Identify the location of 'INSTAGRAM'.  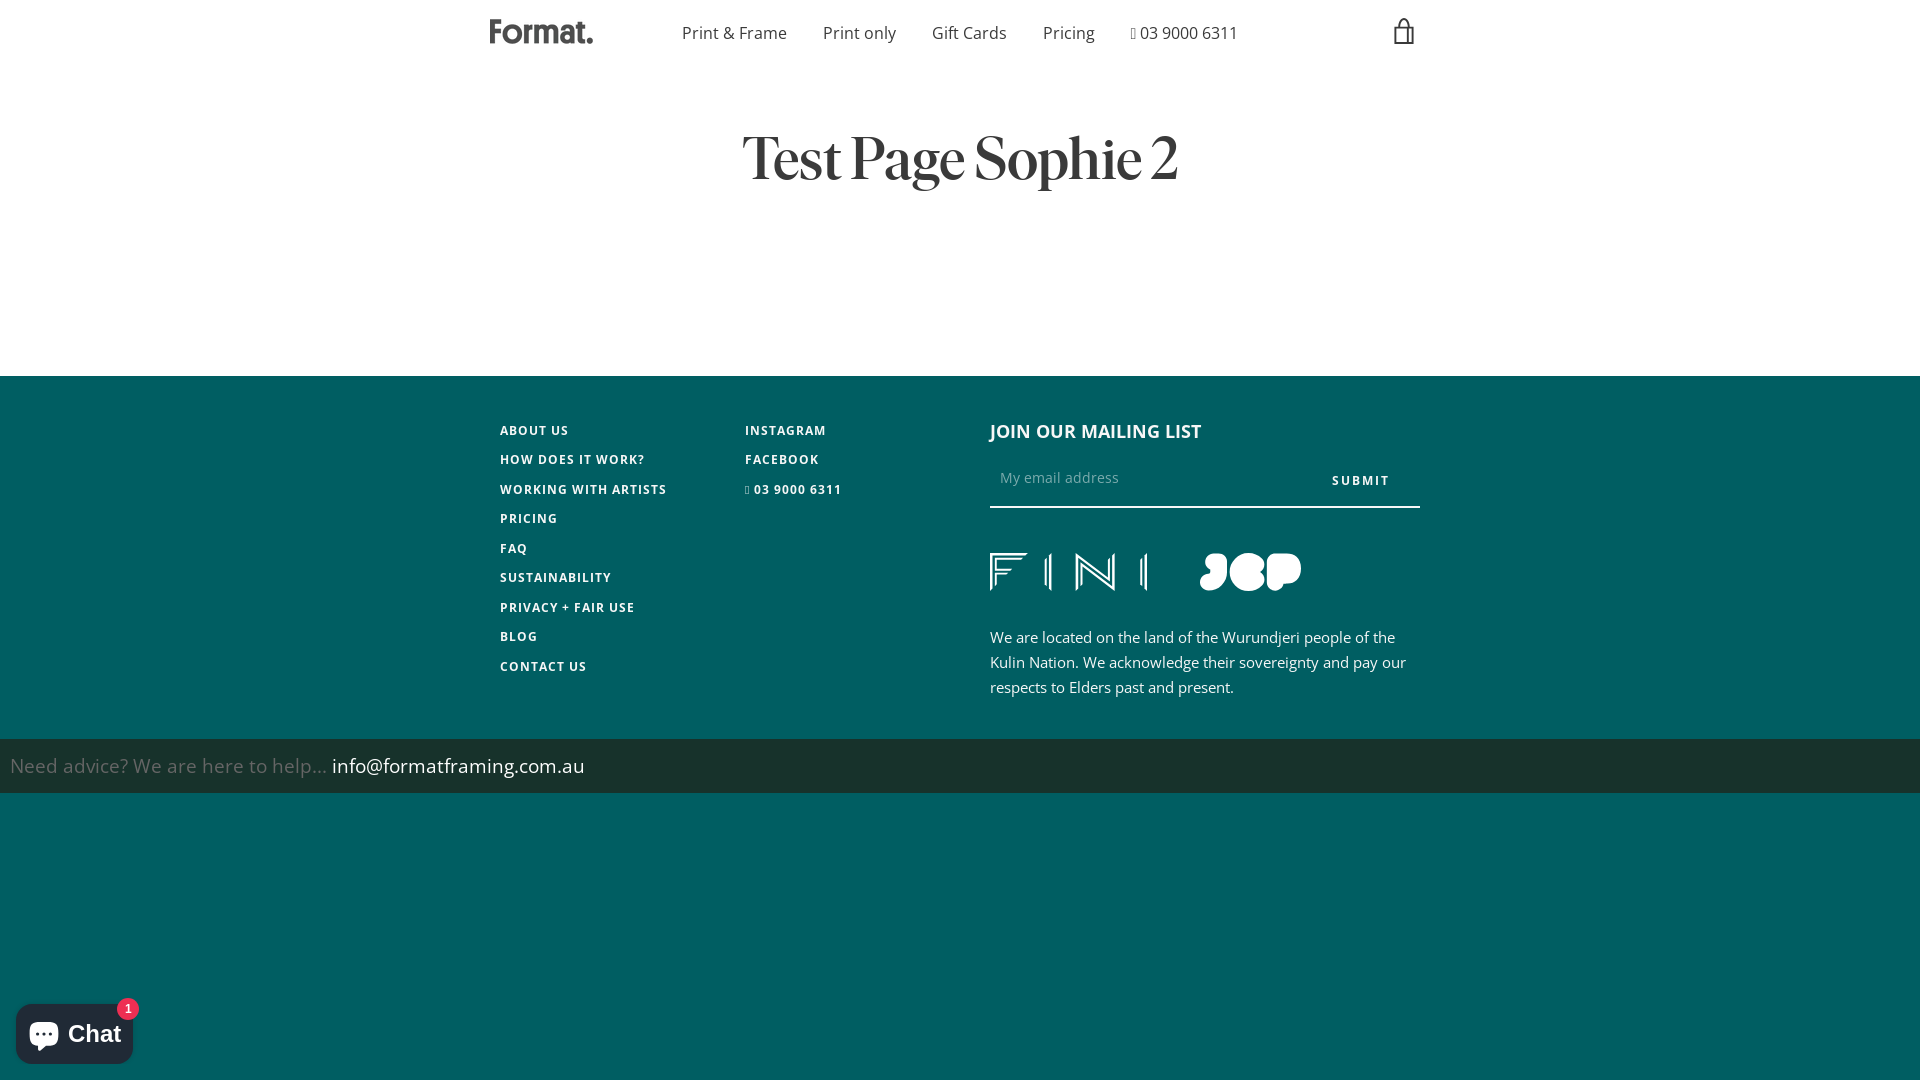
(784, 429).